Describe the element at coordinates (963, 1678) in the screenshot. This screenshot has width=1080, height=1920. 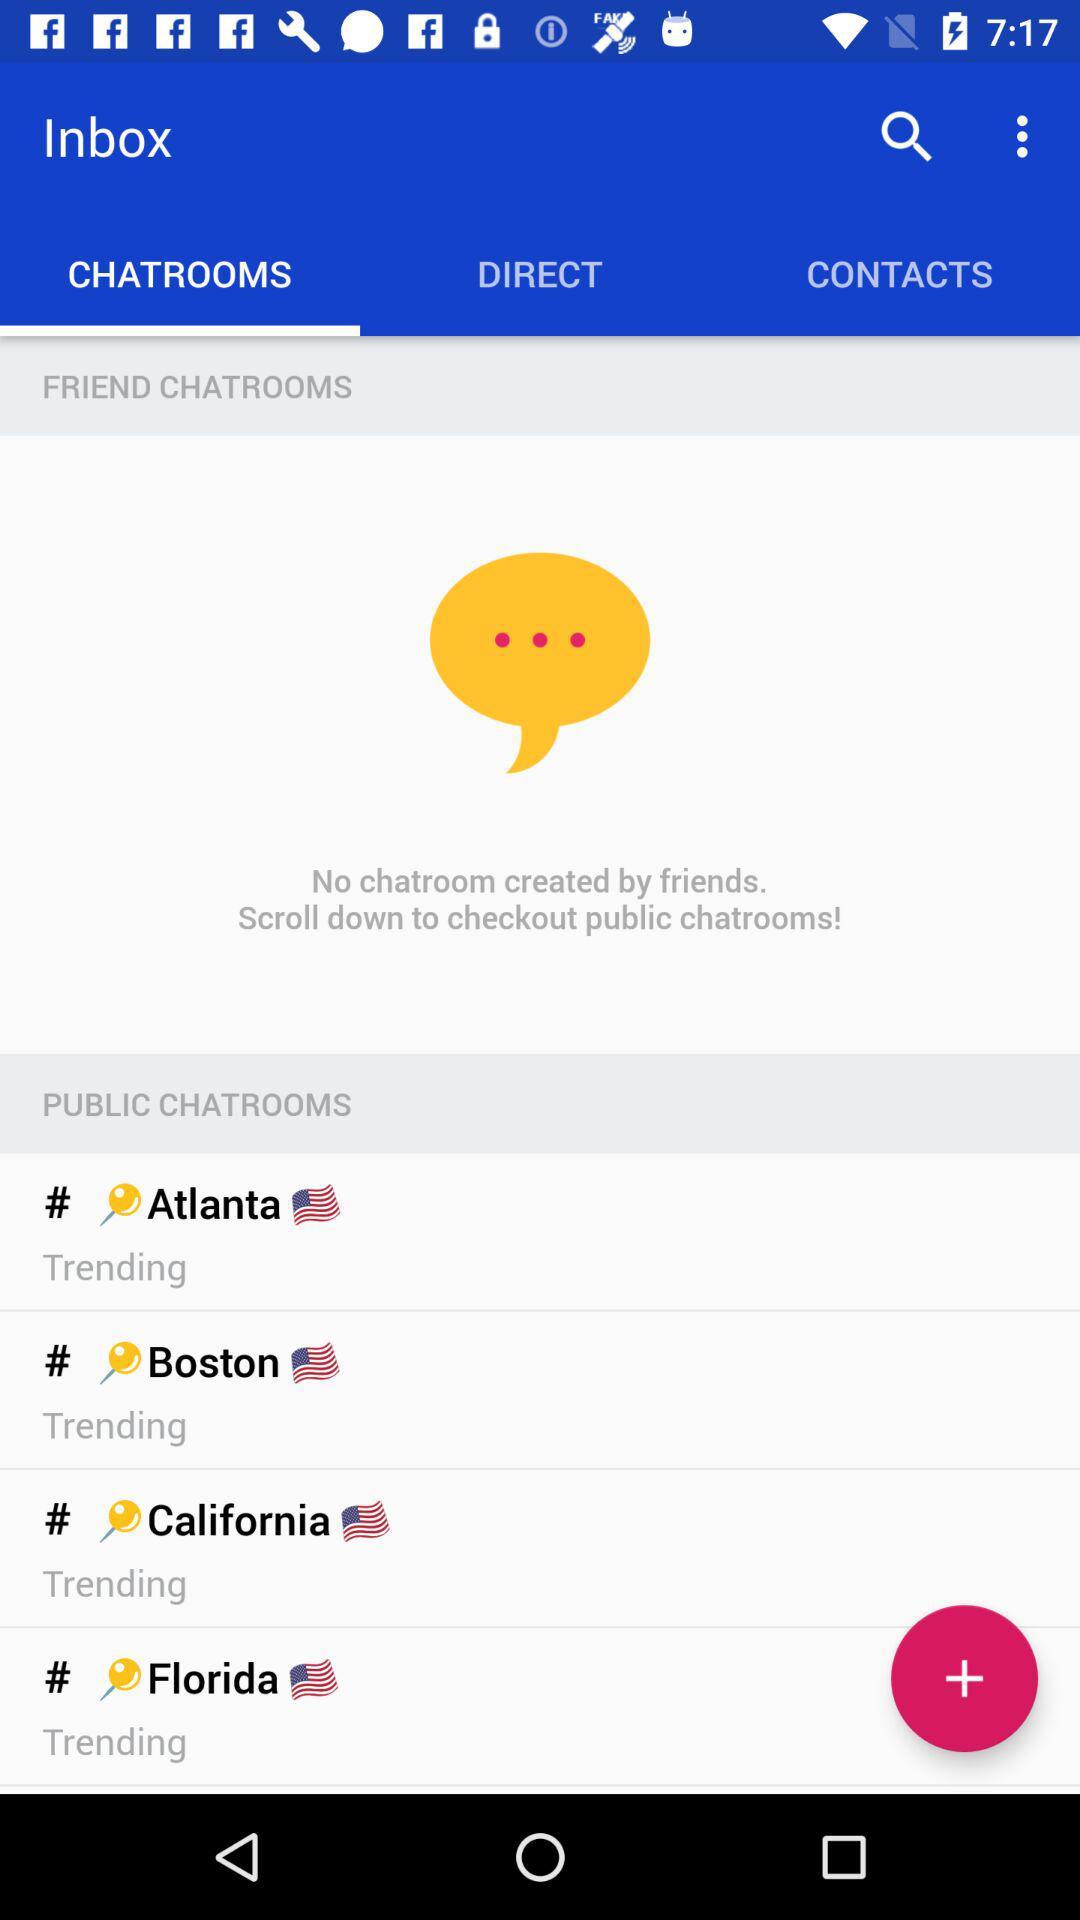
I see `item below trending item` at that location.